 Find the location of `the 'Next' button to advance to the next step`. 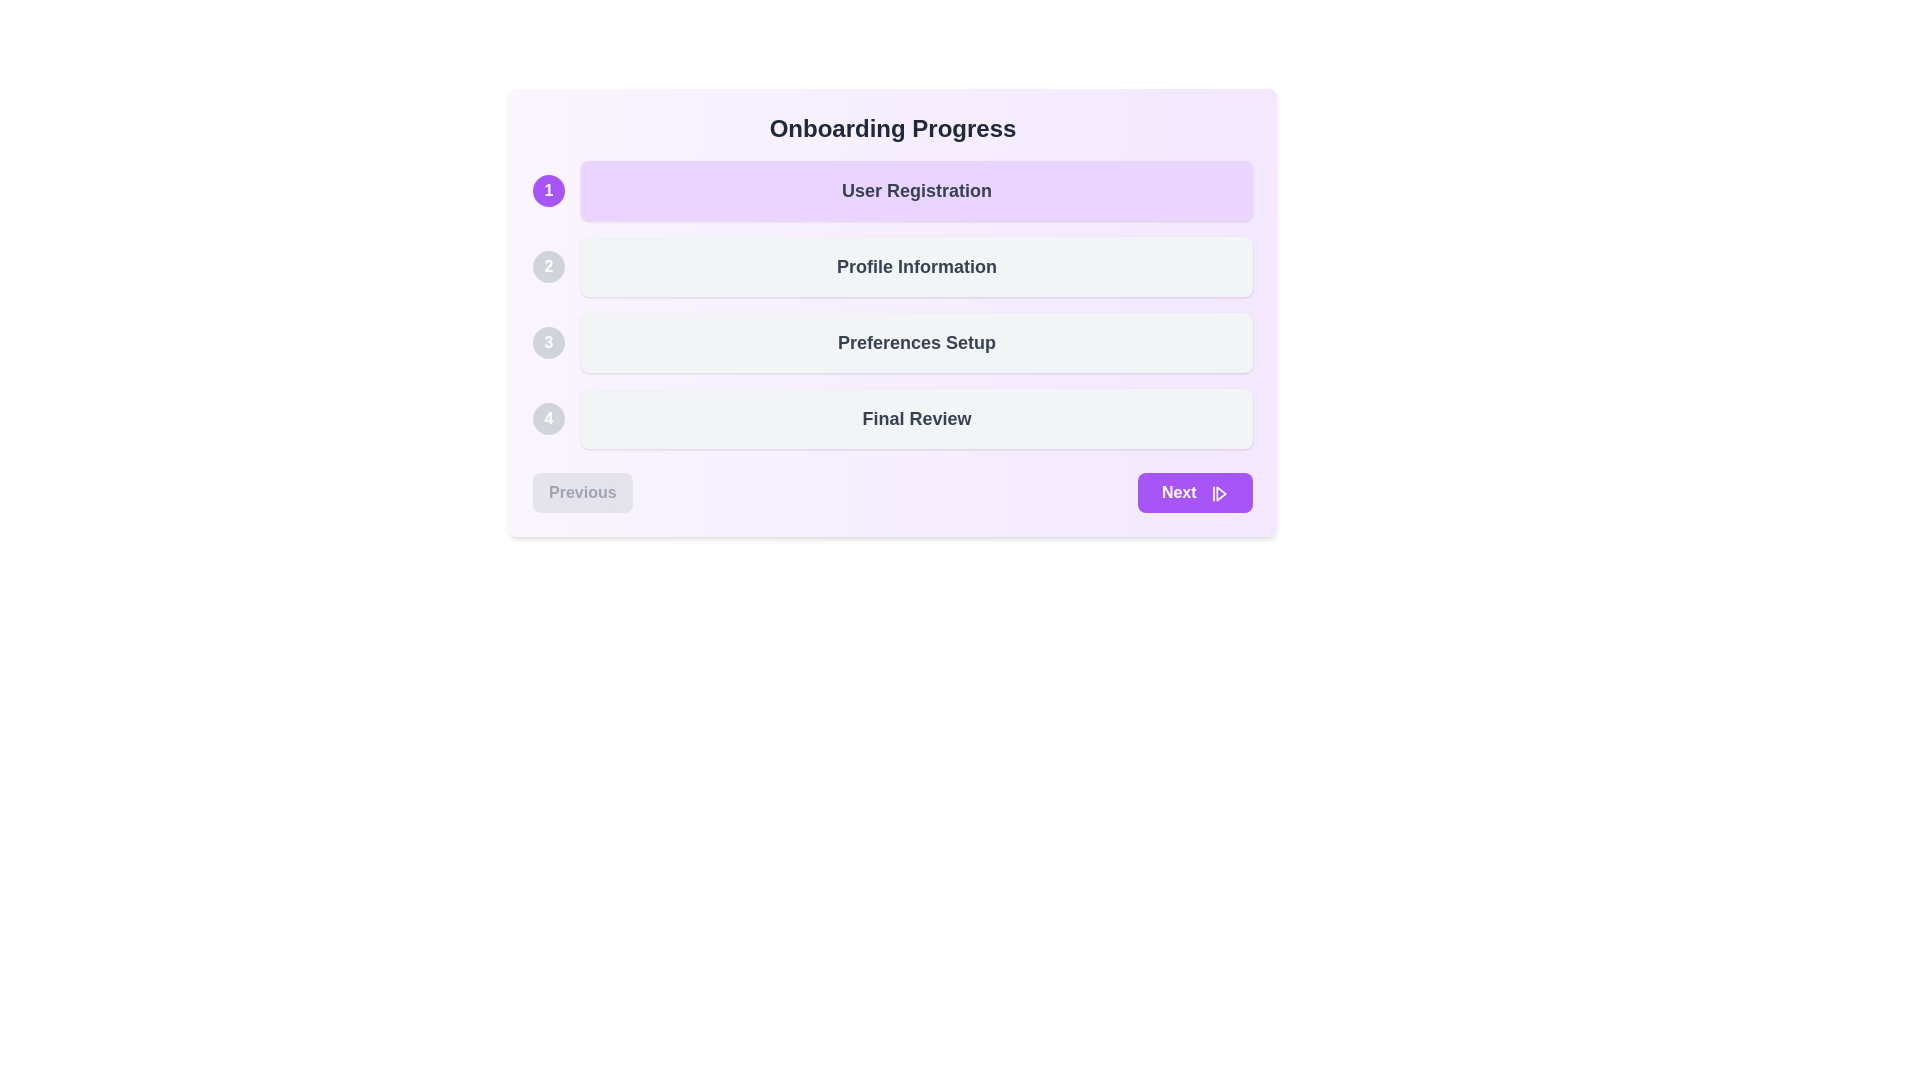

the 'Next' button to advance to the next step is located at coordinates (1195, 493).